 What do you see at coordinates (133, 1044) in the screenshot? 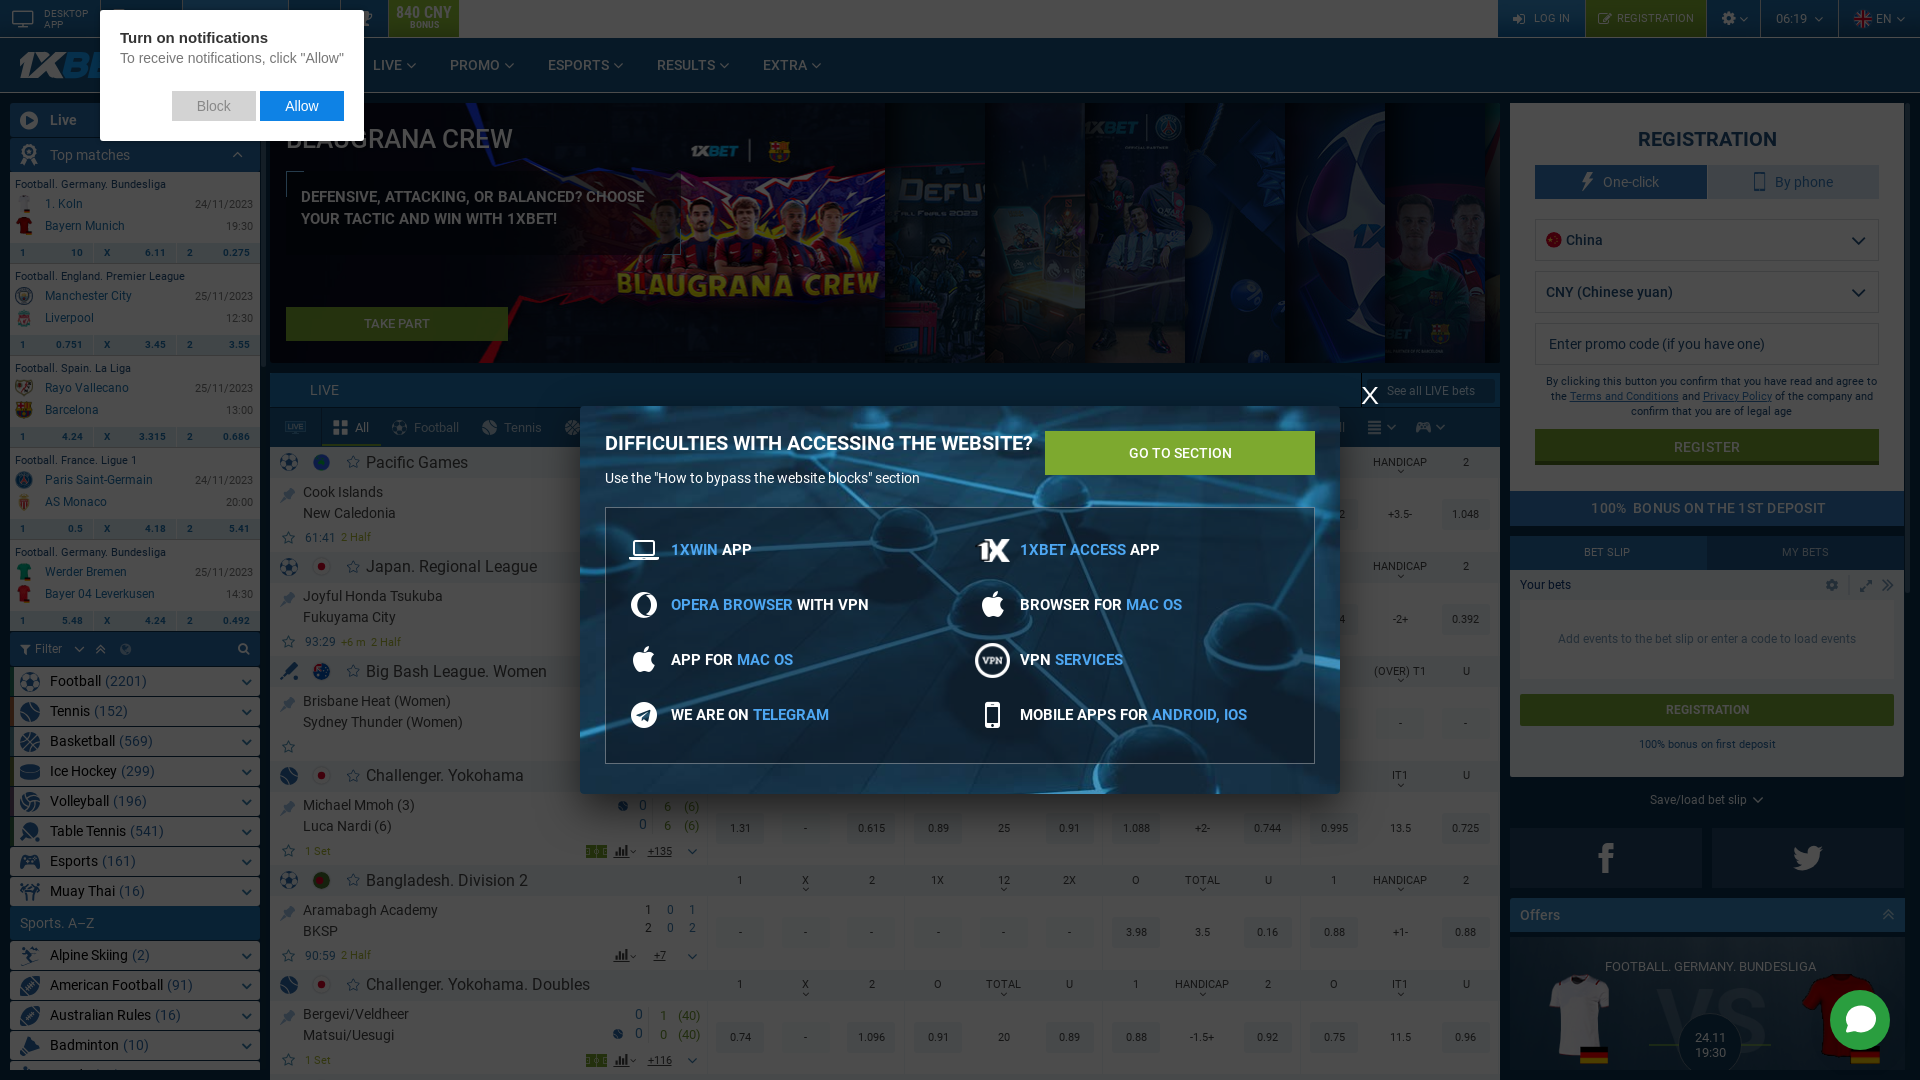
I see `'Badminton` at bounding box center [133, 1044].